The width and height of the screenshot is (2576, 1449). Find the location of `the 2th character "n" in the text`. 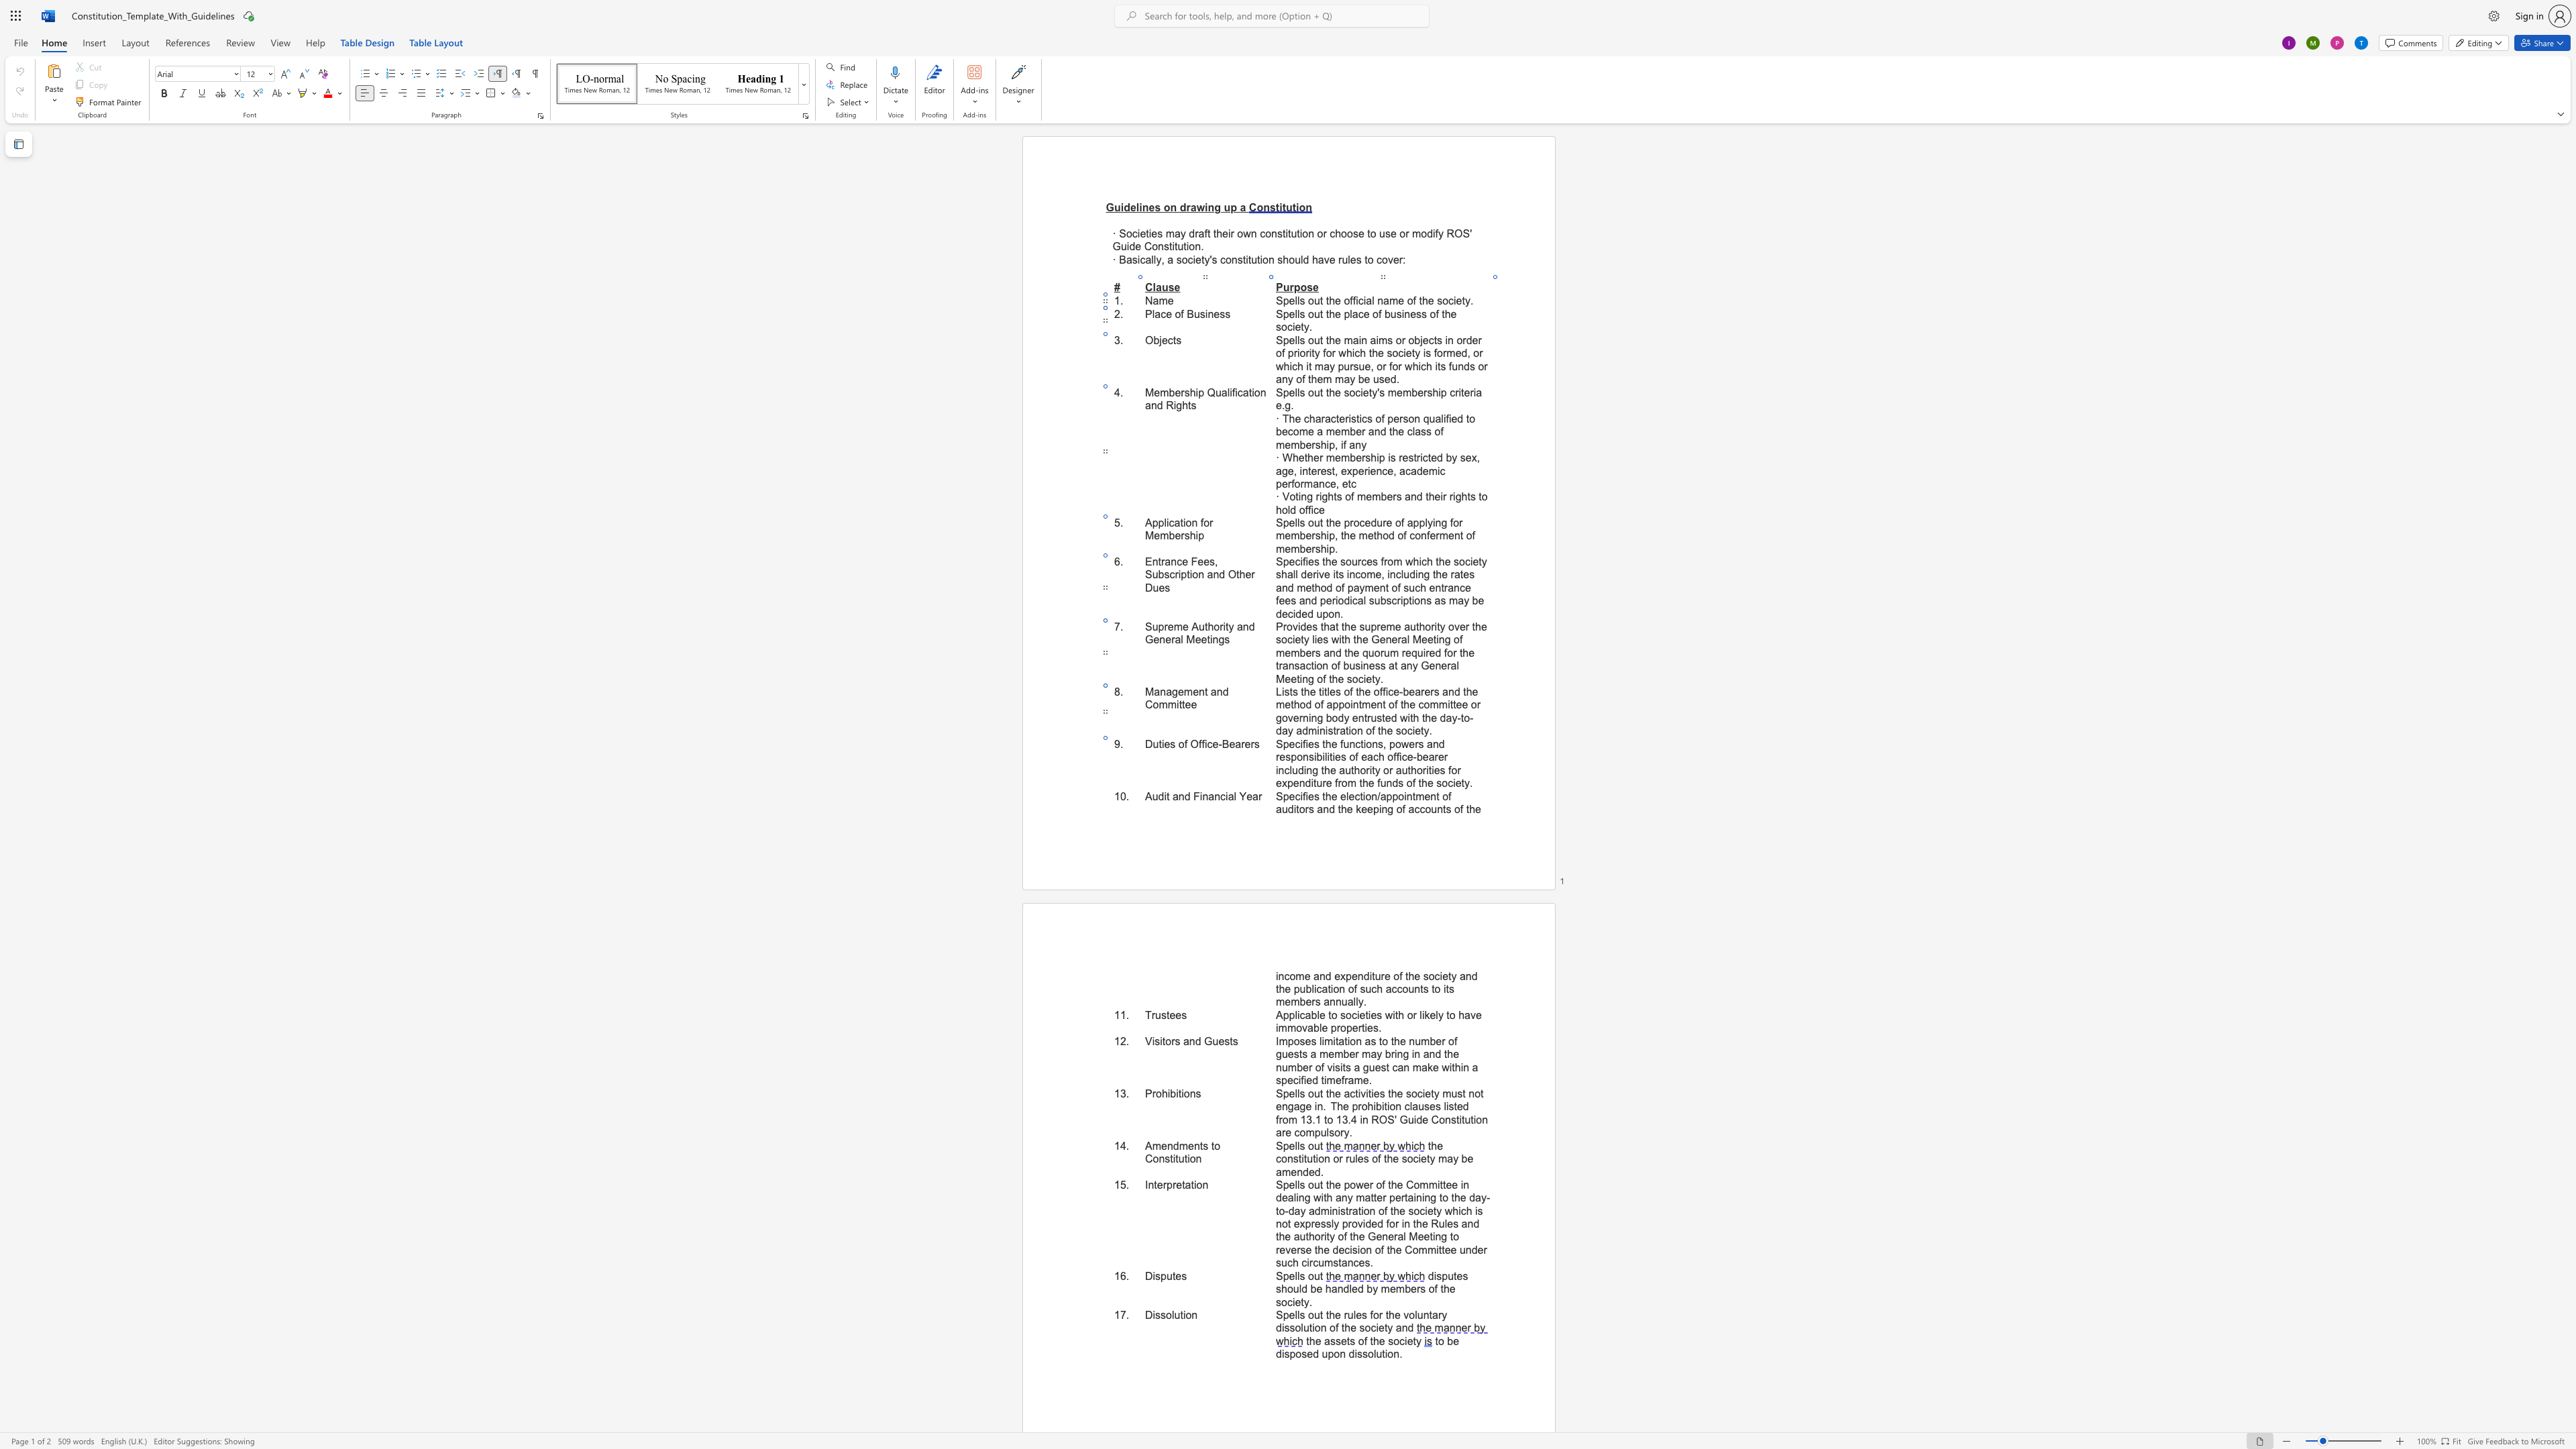

the 2th character "n" in the text is located at coordinates (1204, 796).